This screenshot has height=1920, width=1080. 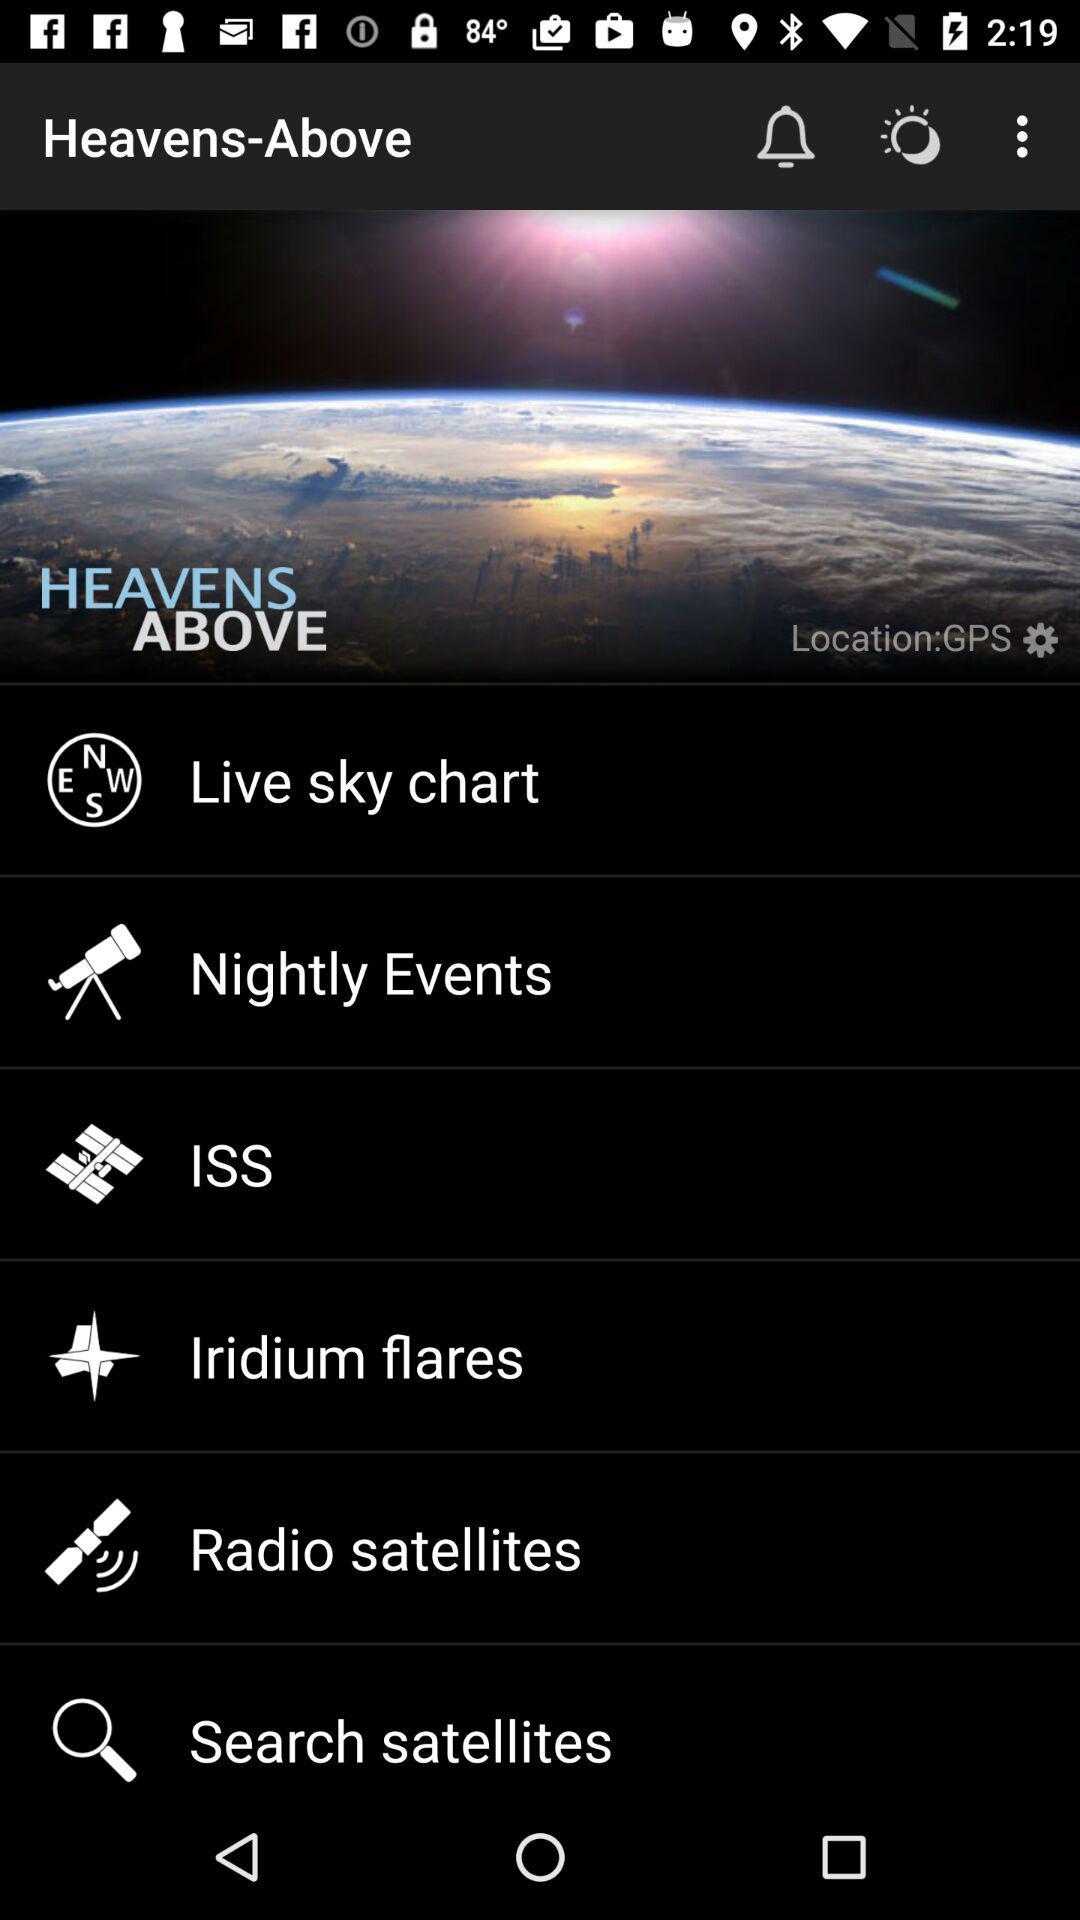 What do you see at coordinates (785, 135) in the screenshot?
I see `item next to heavens-above app` at bounding box center [785, 135].